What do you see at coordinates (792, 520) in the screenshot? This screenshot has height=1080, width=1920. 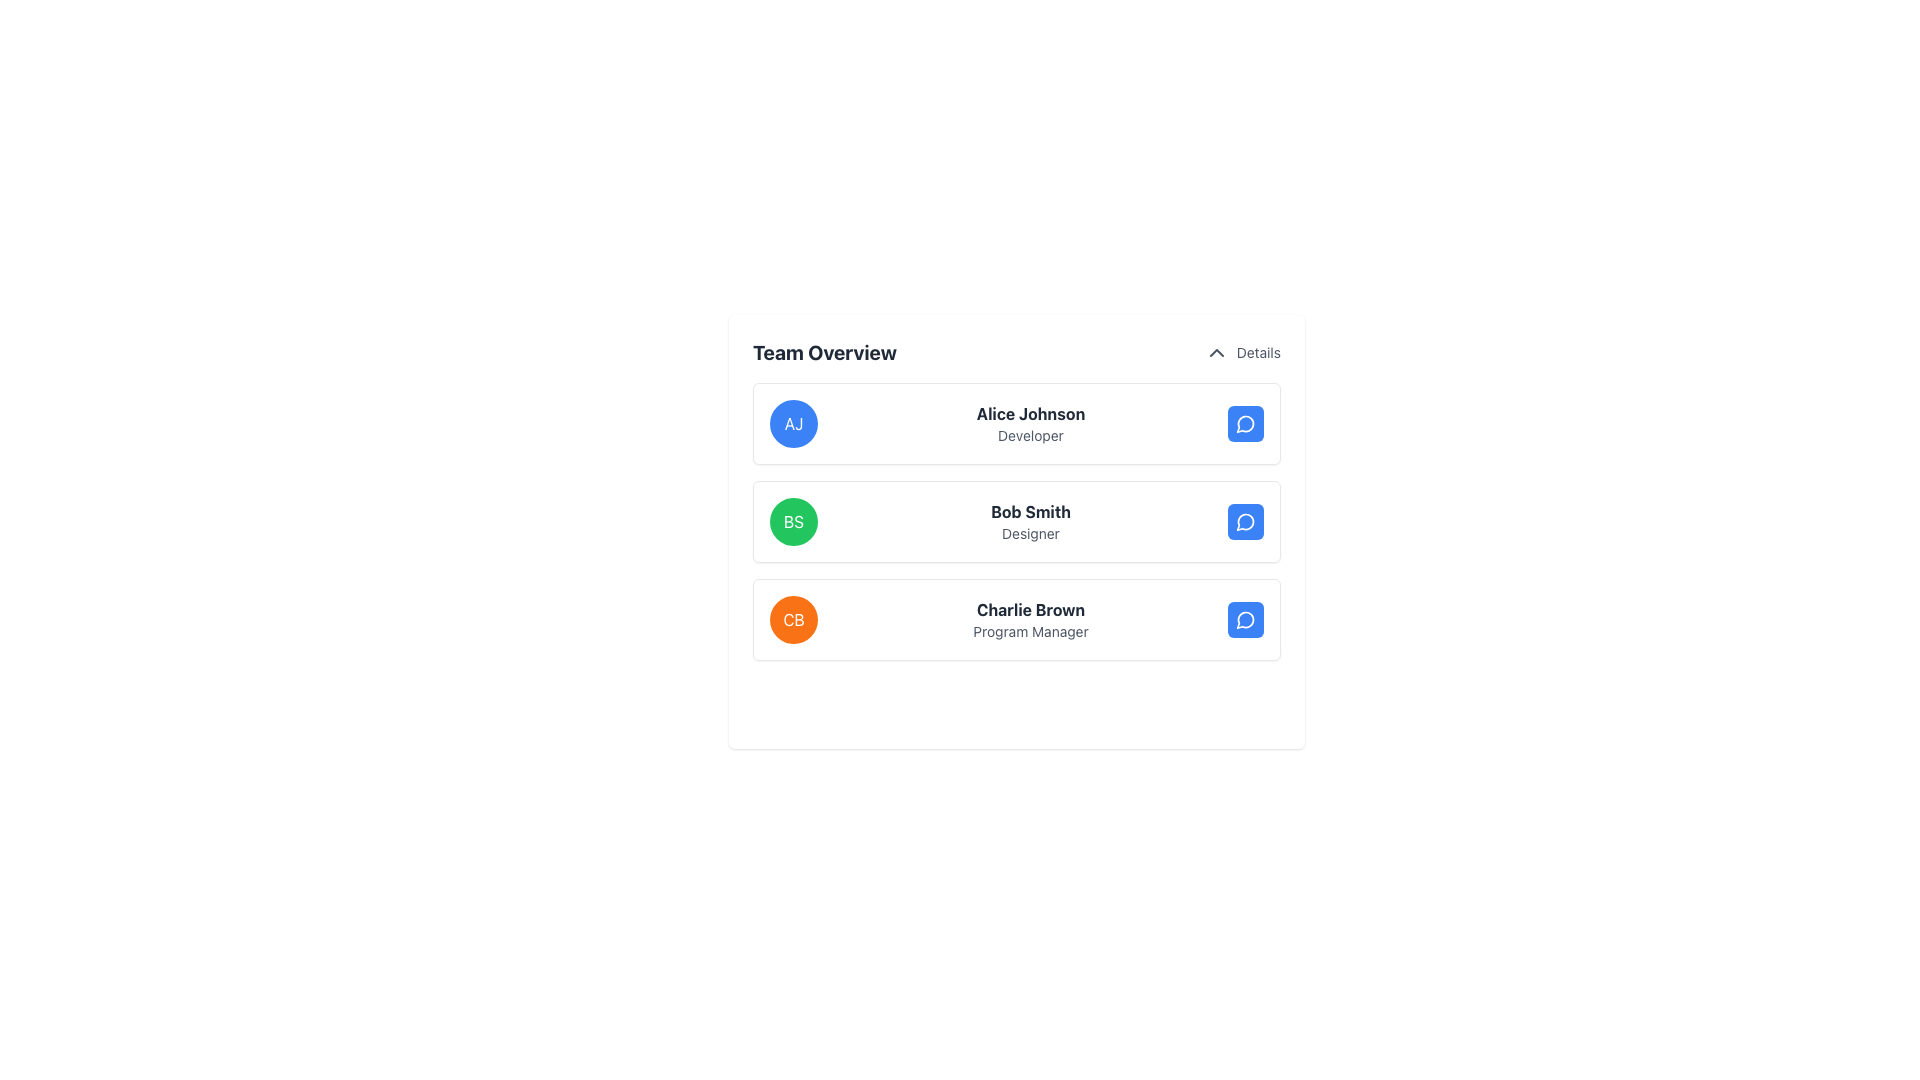 I see `the Avatar visual identifier for 'Bob Smith Designer', located on the left side next to the textual information` at bounding box center [792, 520].